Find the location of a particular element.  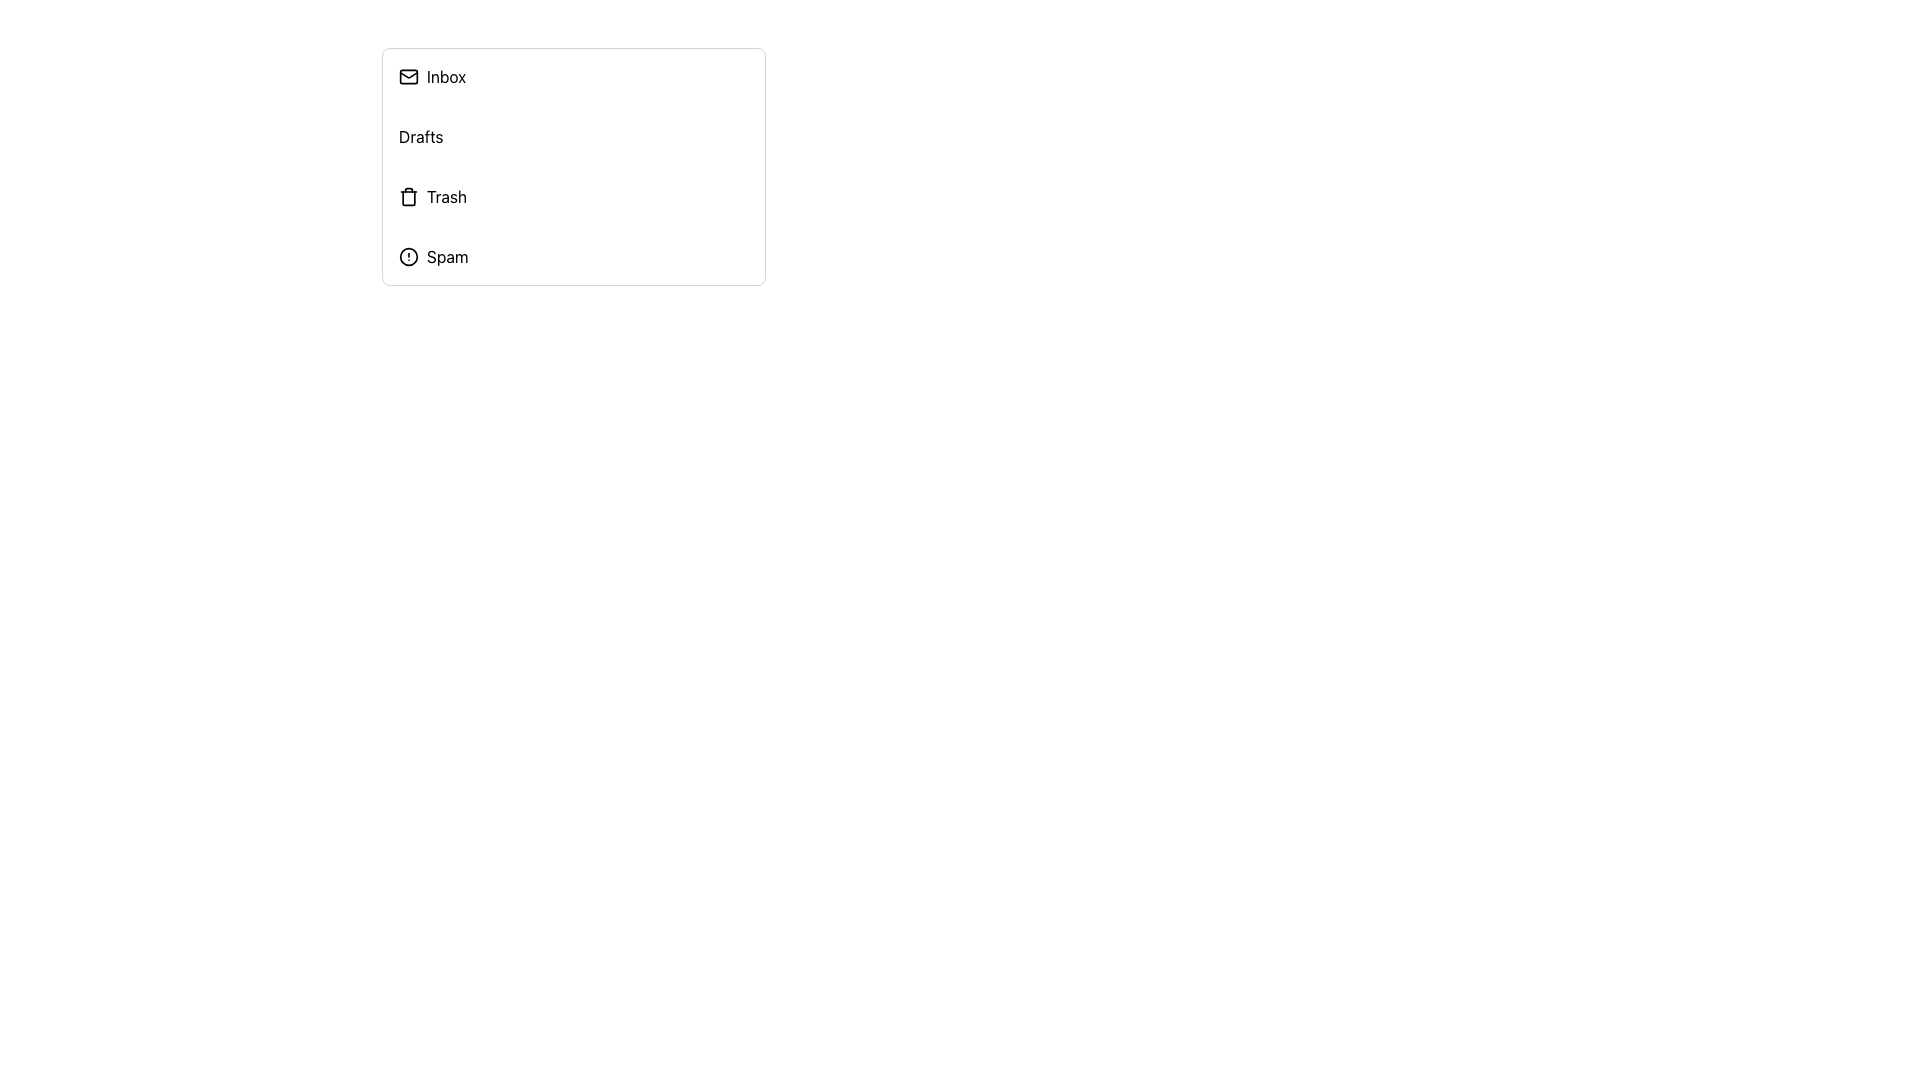

the rectangular graphical component within the email icon, which is part of the envelope shape in the top-left of the vertical menu is located at coordinates (407, 76).